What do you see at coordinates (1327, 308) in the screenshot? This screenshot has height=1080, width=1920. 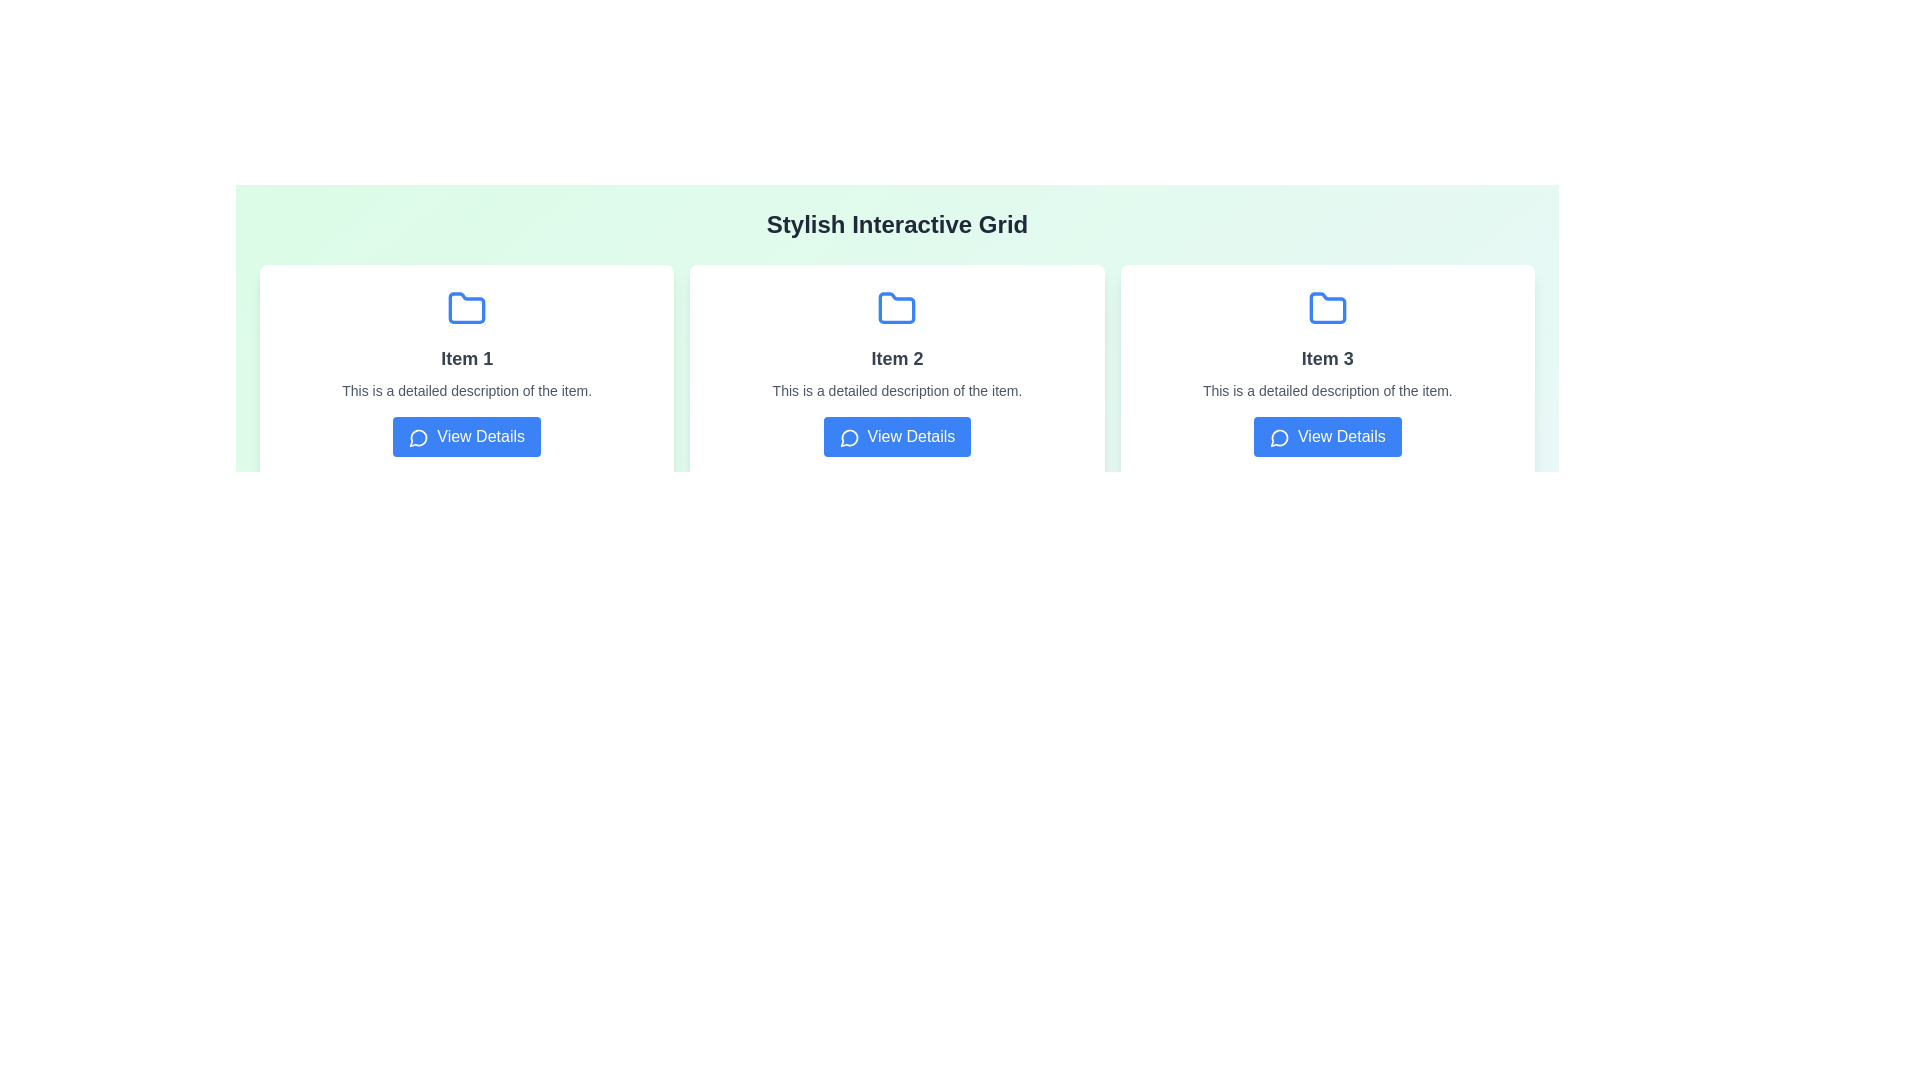 I see `the blue folder icon located in the third grid item labeled 'Item 3', which is positioned above the label text` at bounding box center [1327, 308].